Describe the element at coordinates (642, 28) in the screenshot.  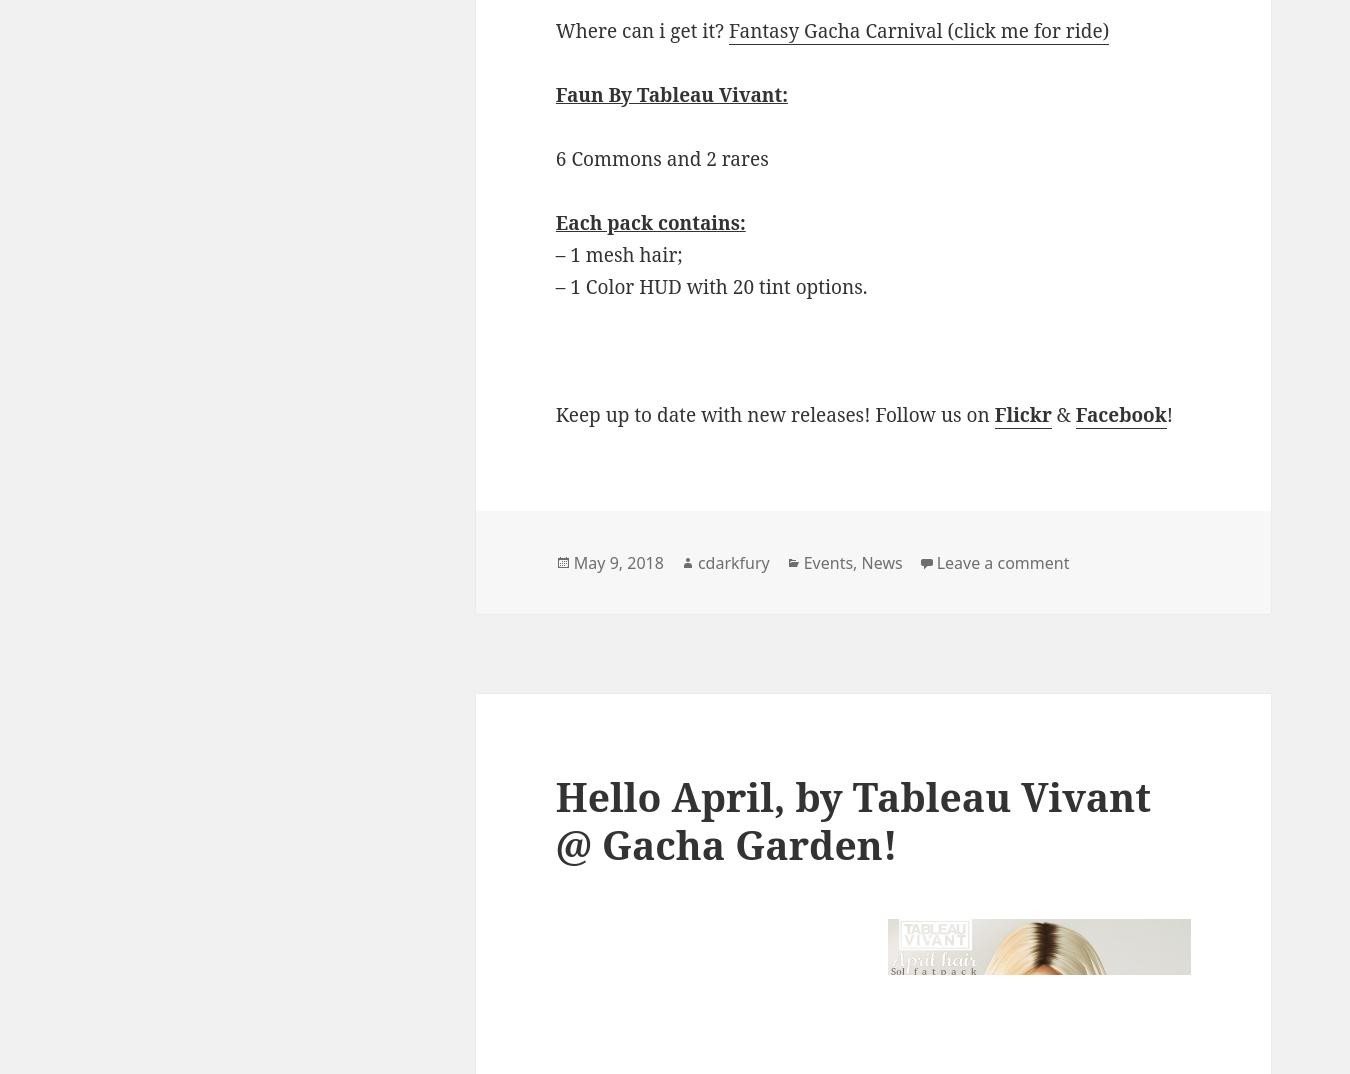
I see `'Where can i get it?'` at that location.